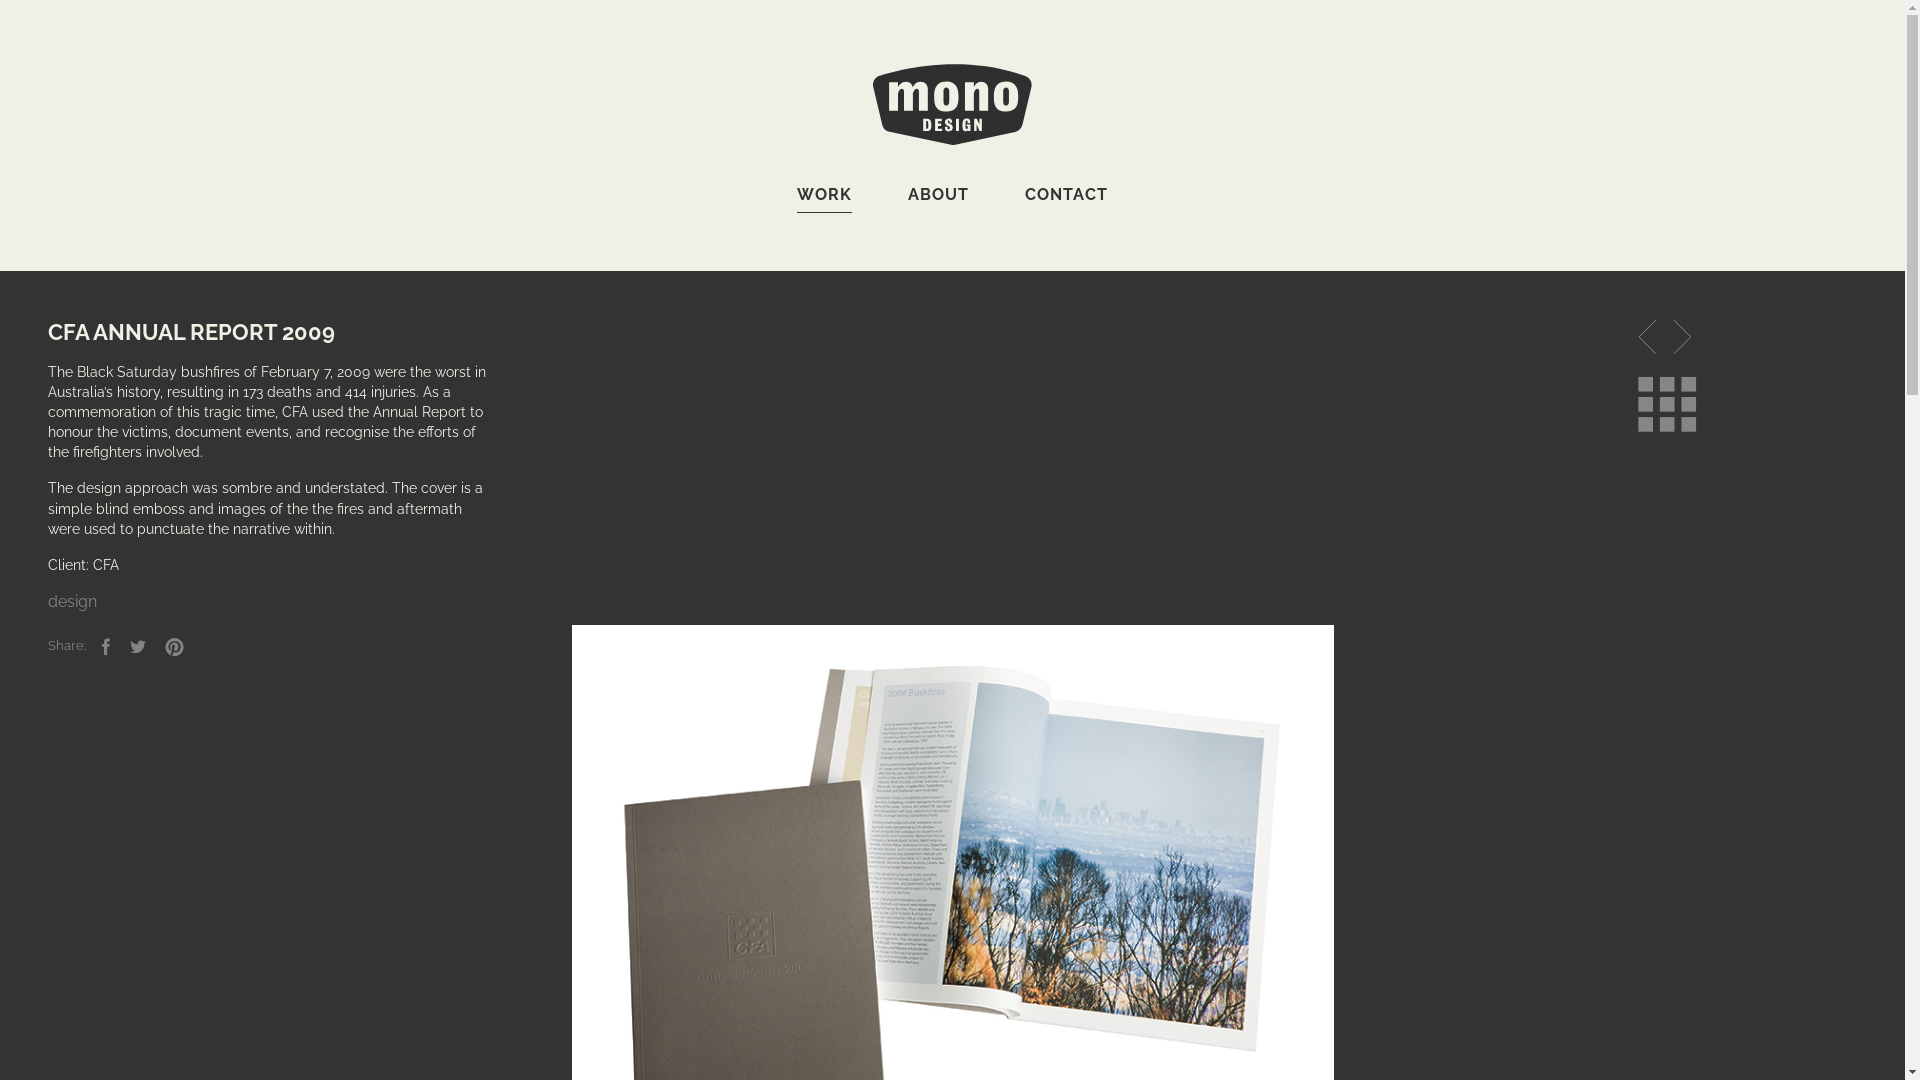 Image resolution: width=1920 pixels, height=1080 pixels. I want to click on 'WORK', so click(824, 199).